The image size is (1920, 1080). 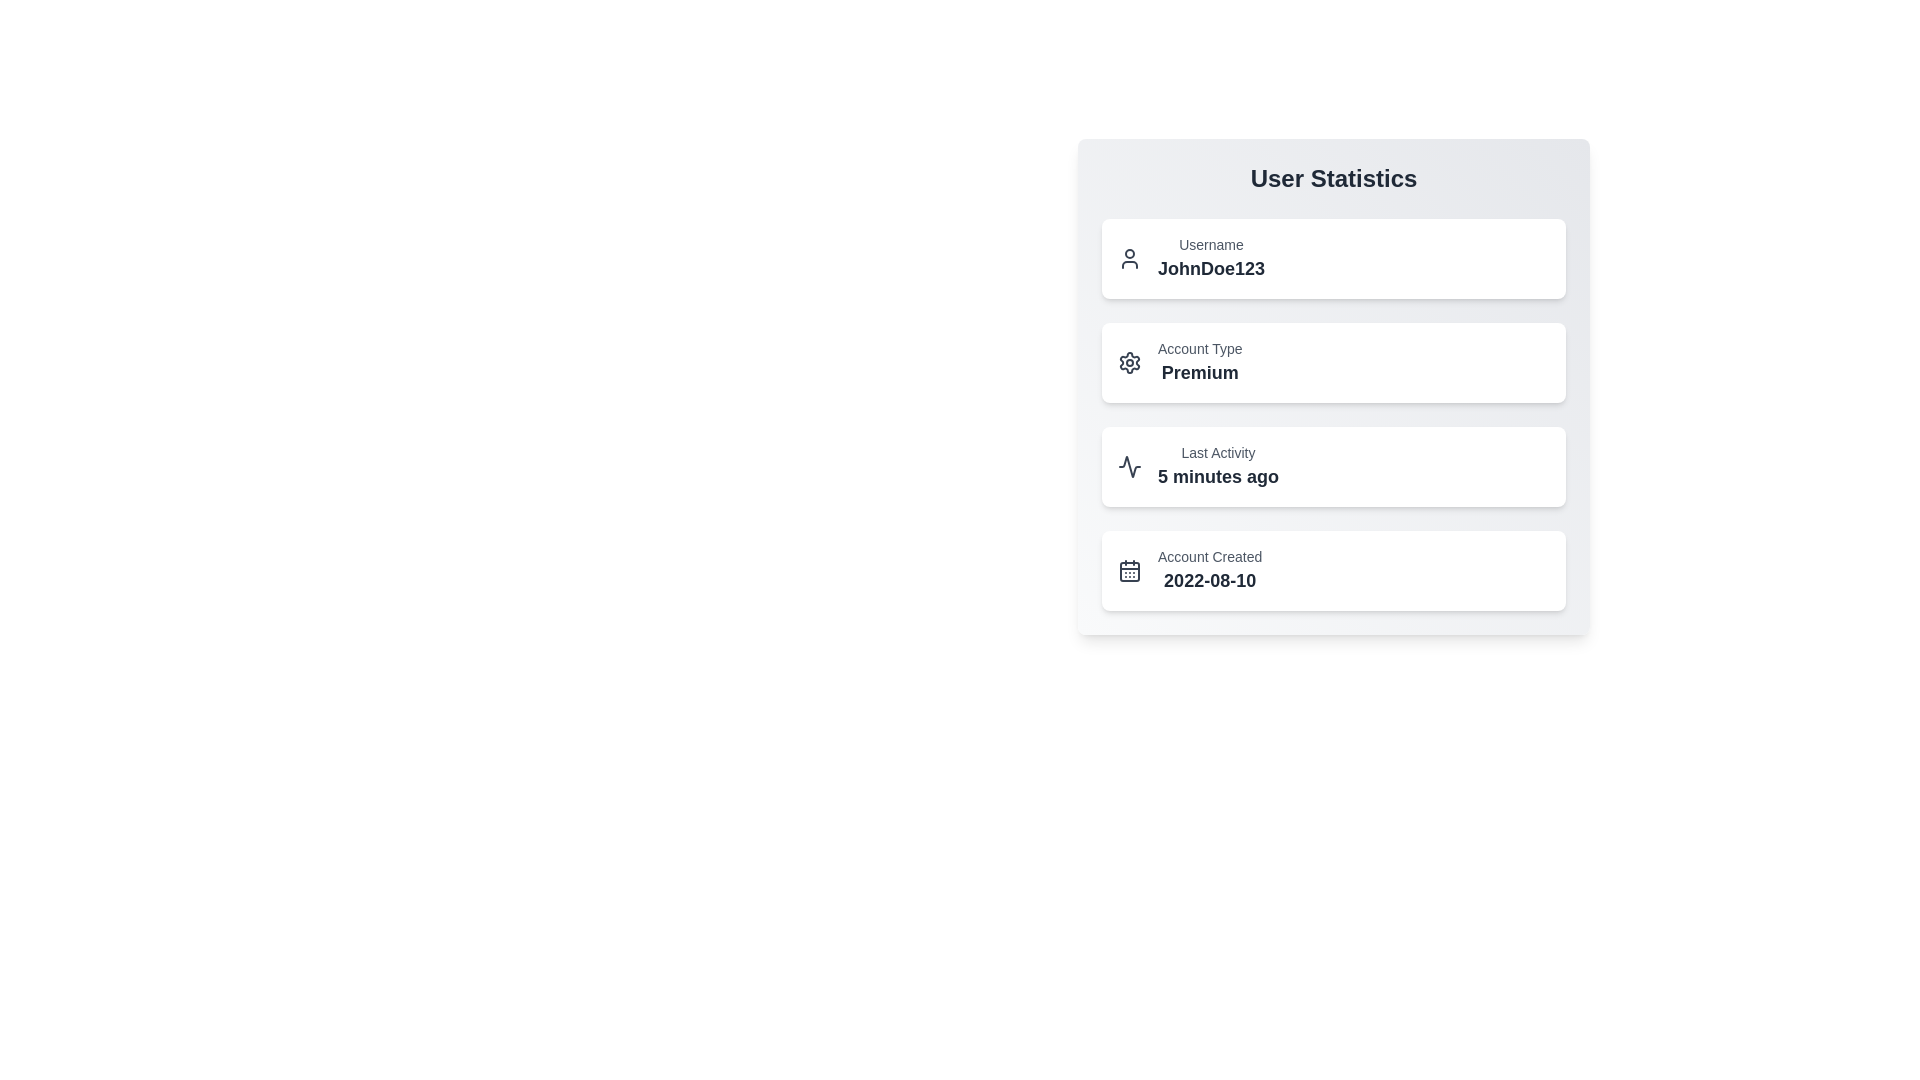 I want to click on the decorative activity status icon located adjacent to the text 'Last Activity' and above '5 minutes ago' in the user statistics panel, so click(x=1129, y=466).